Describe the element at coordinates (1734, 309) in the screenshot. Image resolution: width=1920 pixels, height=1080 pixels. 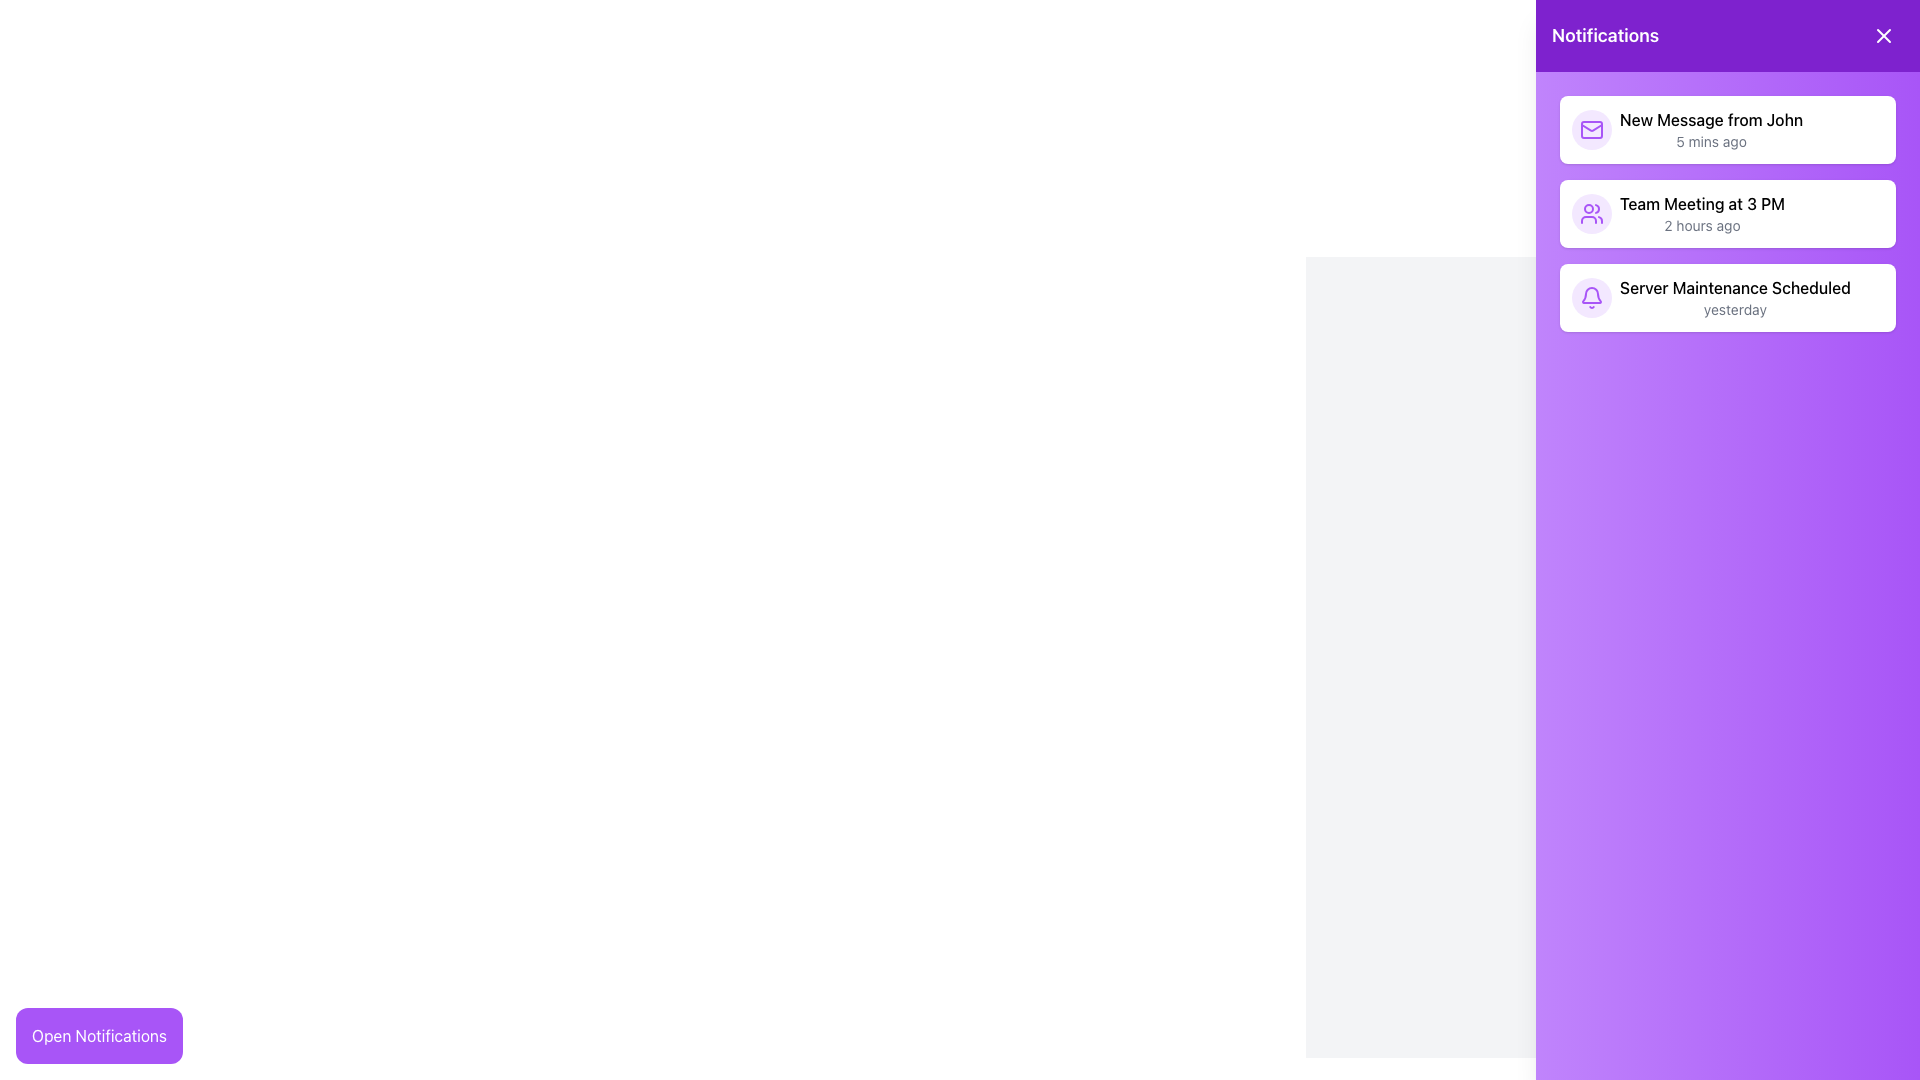
I see `the small text label reading 'yesterday' that is styled in light gray color and located at the bottom of the notification item titled 'Server Maintenance Scheduled'` at that location.